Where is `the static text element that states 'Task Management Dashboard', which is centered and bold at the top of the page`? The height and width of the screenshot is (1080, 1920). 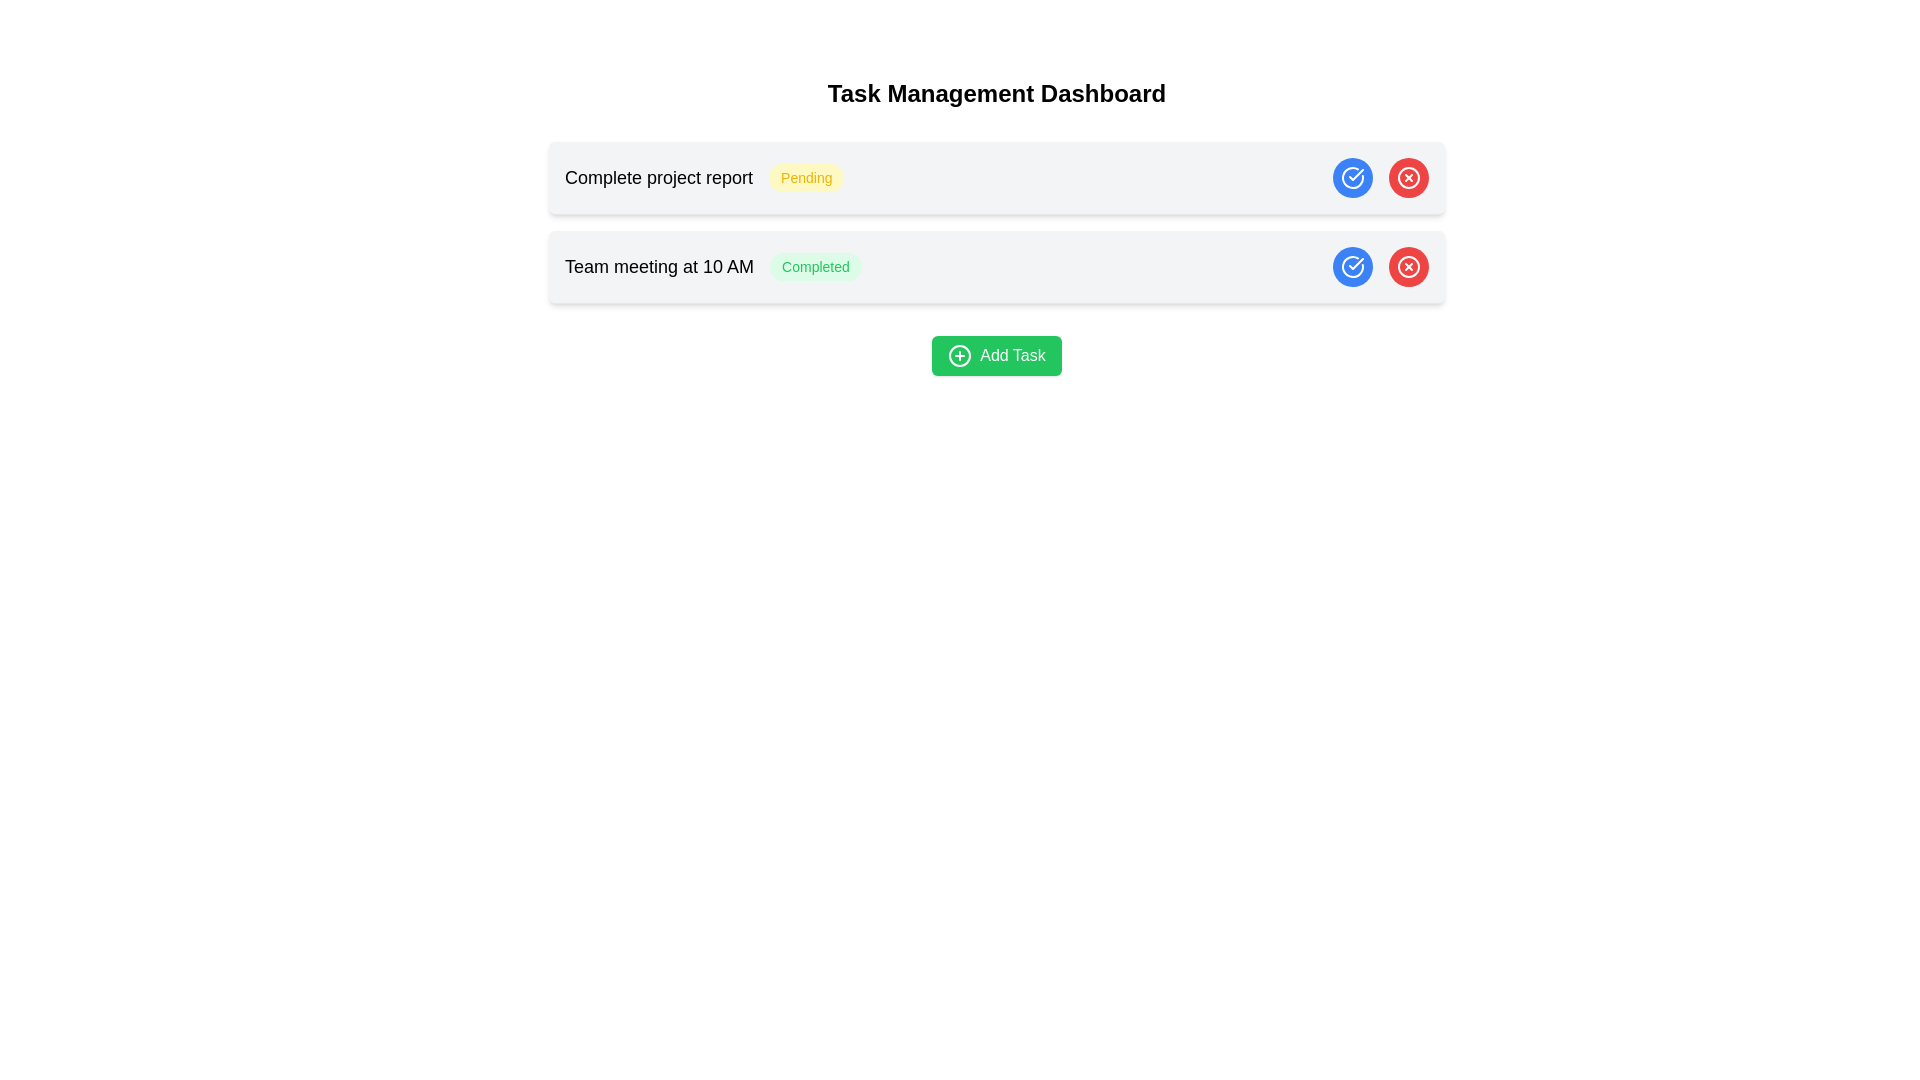
the static text element that states 'Task Management Dashboard', which is centered and bold at the top of the page is located at coordinates (997, 93).